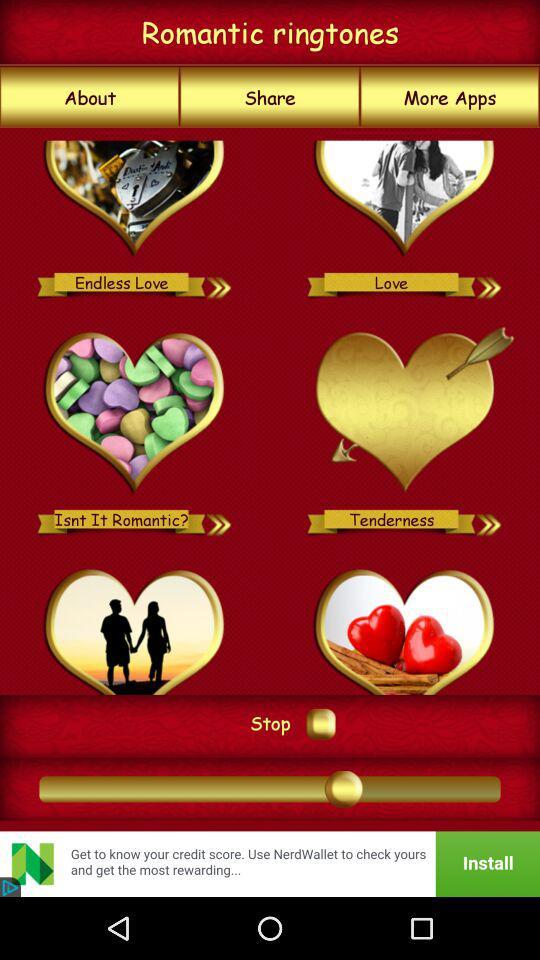 Image resolution: width=540 pixels, height=960 pixels. I want to click on icon above stop, so click(270, 410).